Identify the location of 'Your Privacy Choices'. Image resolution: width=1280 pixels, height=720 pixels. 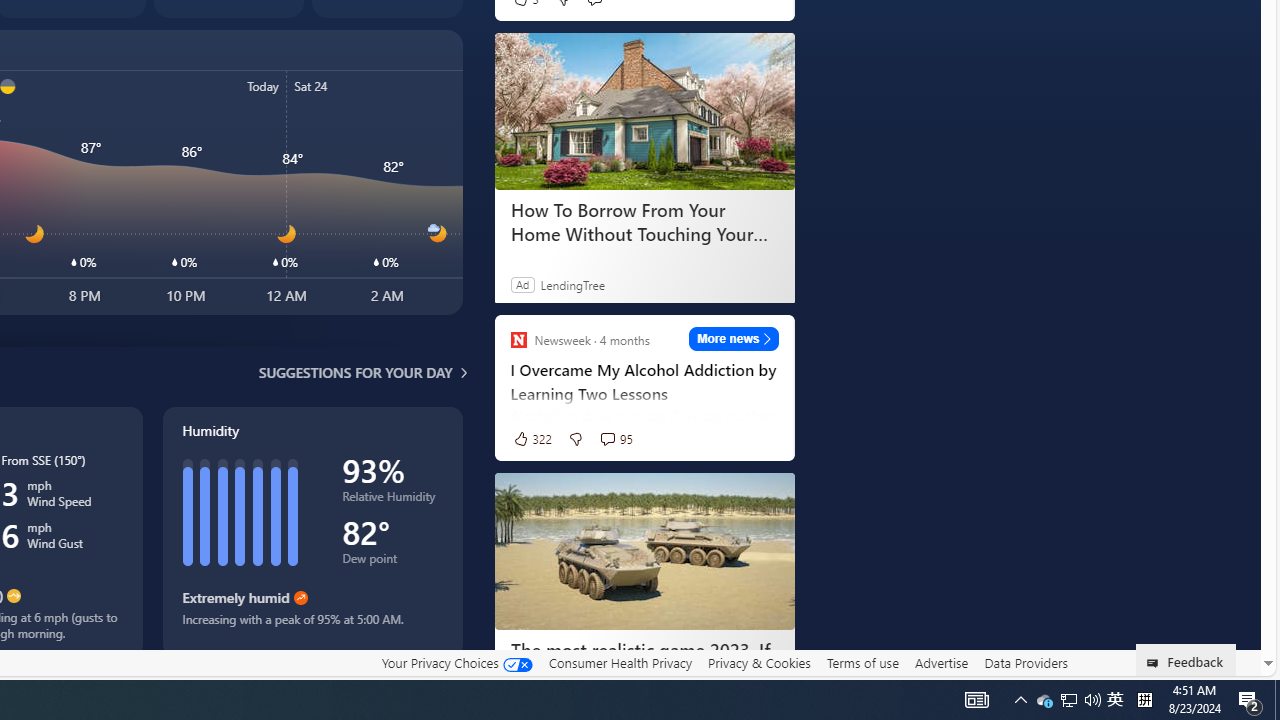
(455, 663).